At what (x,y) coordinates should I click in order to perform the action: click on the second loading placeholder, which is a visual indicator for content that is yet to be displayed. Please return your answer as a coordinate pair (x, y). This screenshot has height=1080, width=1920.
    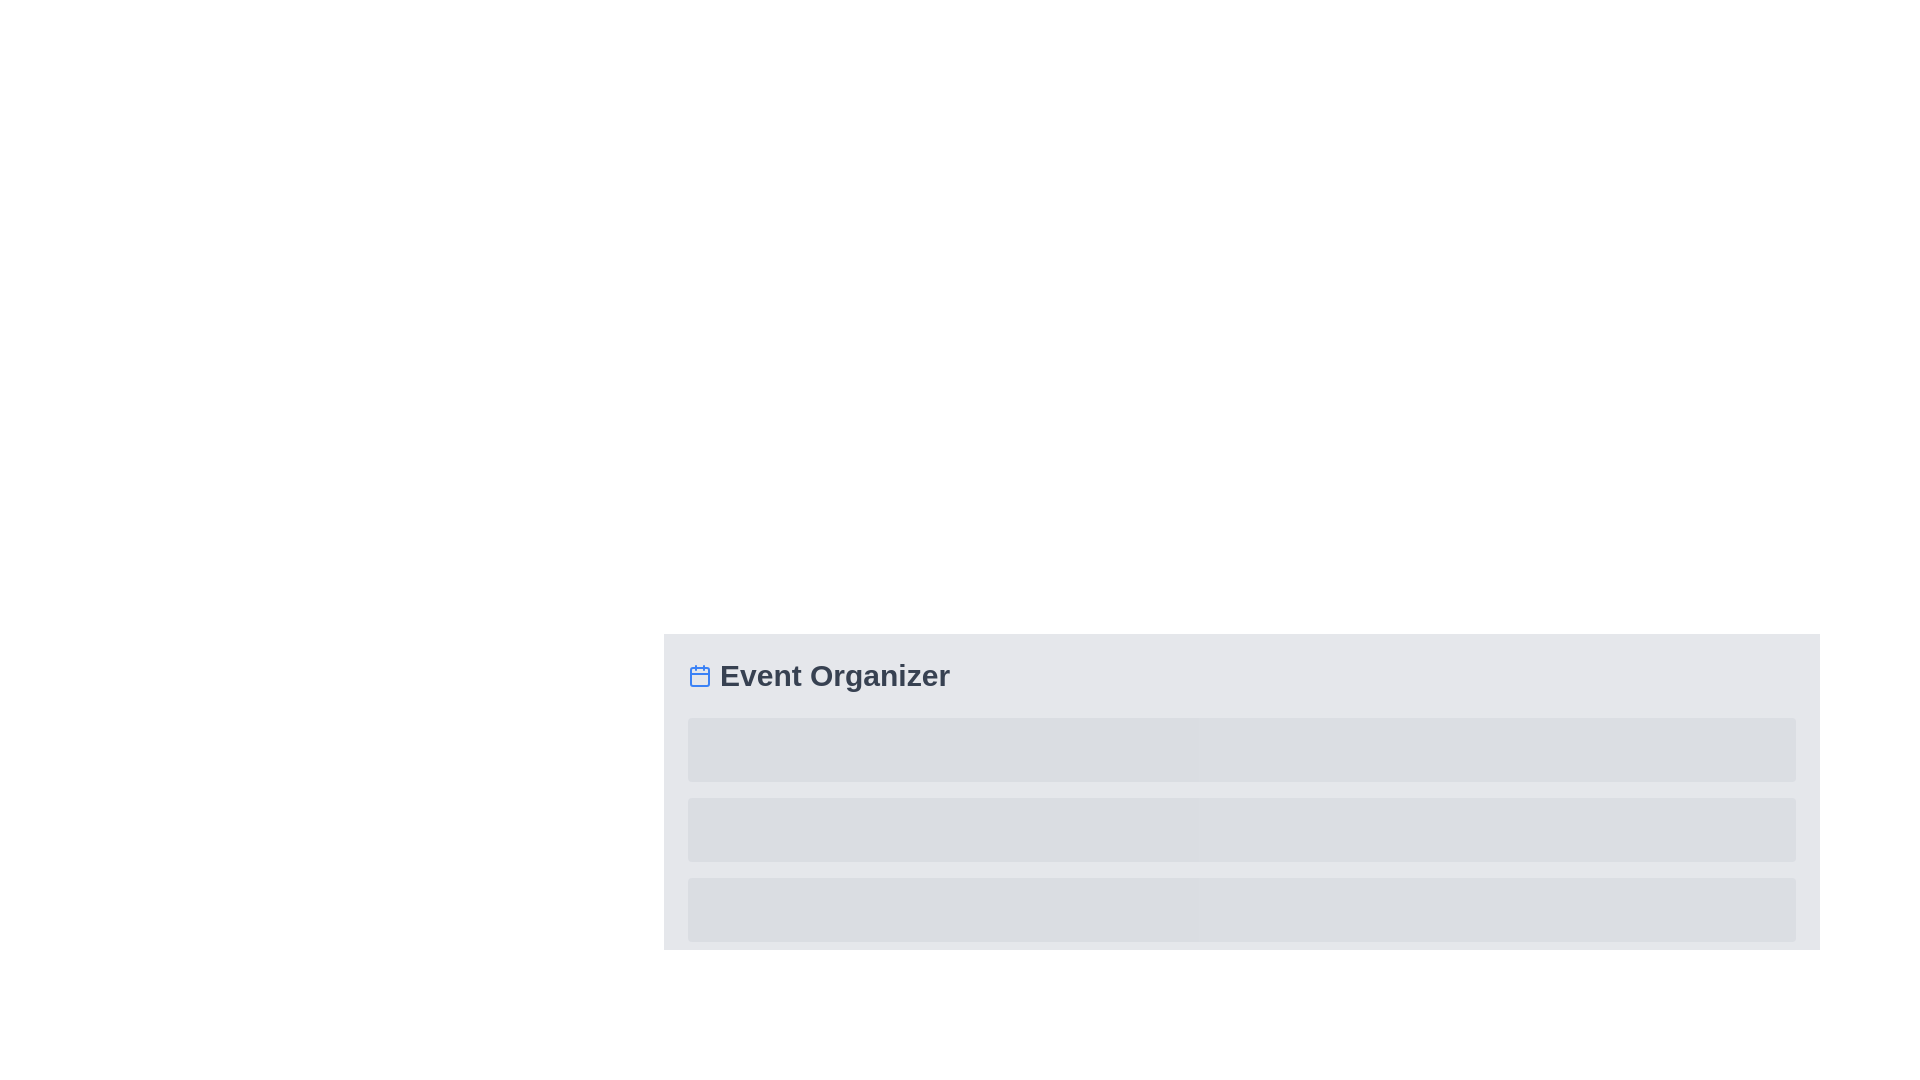
    Looking at the image, I should click on (1241, 829).